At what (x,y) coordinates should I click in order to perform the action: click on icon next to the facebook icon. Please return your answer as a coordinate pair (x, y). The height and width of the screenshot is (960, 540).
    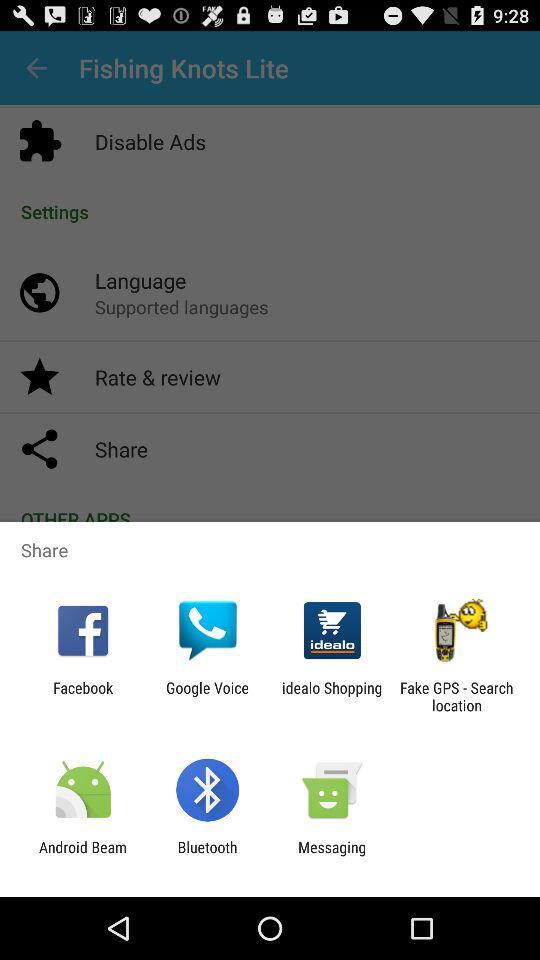
    Looking at the image, I should click on (206, 696).